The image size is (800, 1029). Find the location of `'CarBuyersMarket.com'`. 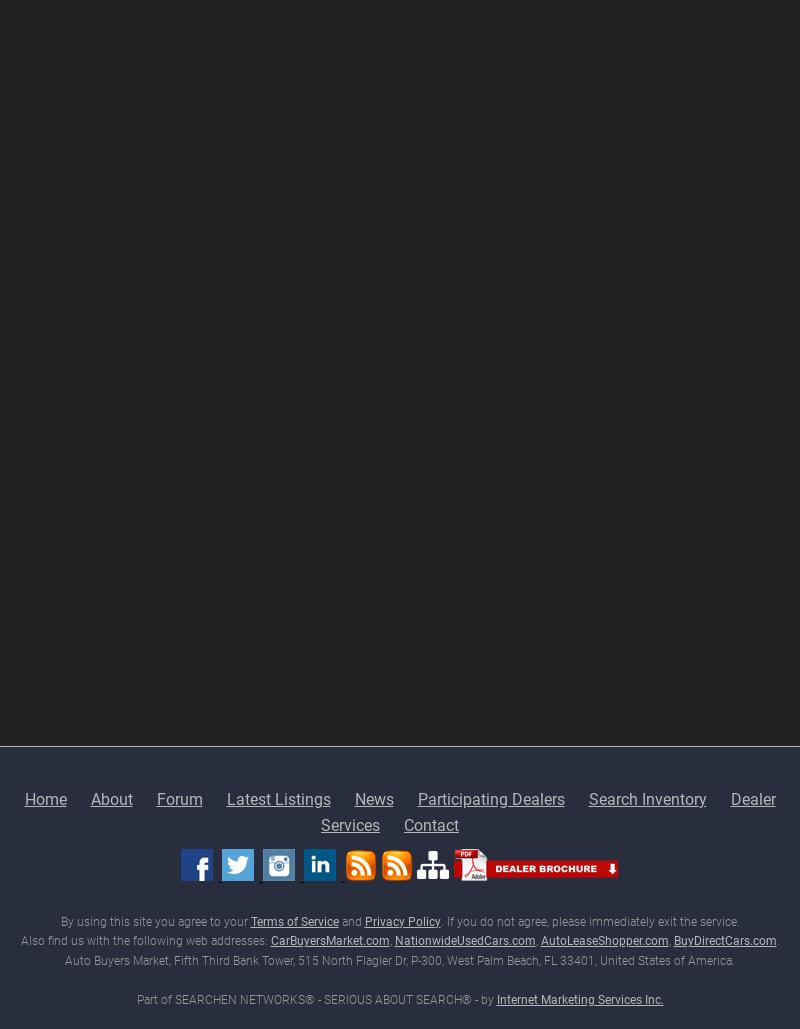

'CarBuyersMarket.com' is located at coordinates (270, 941).